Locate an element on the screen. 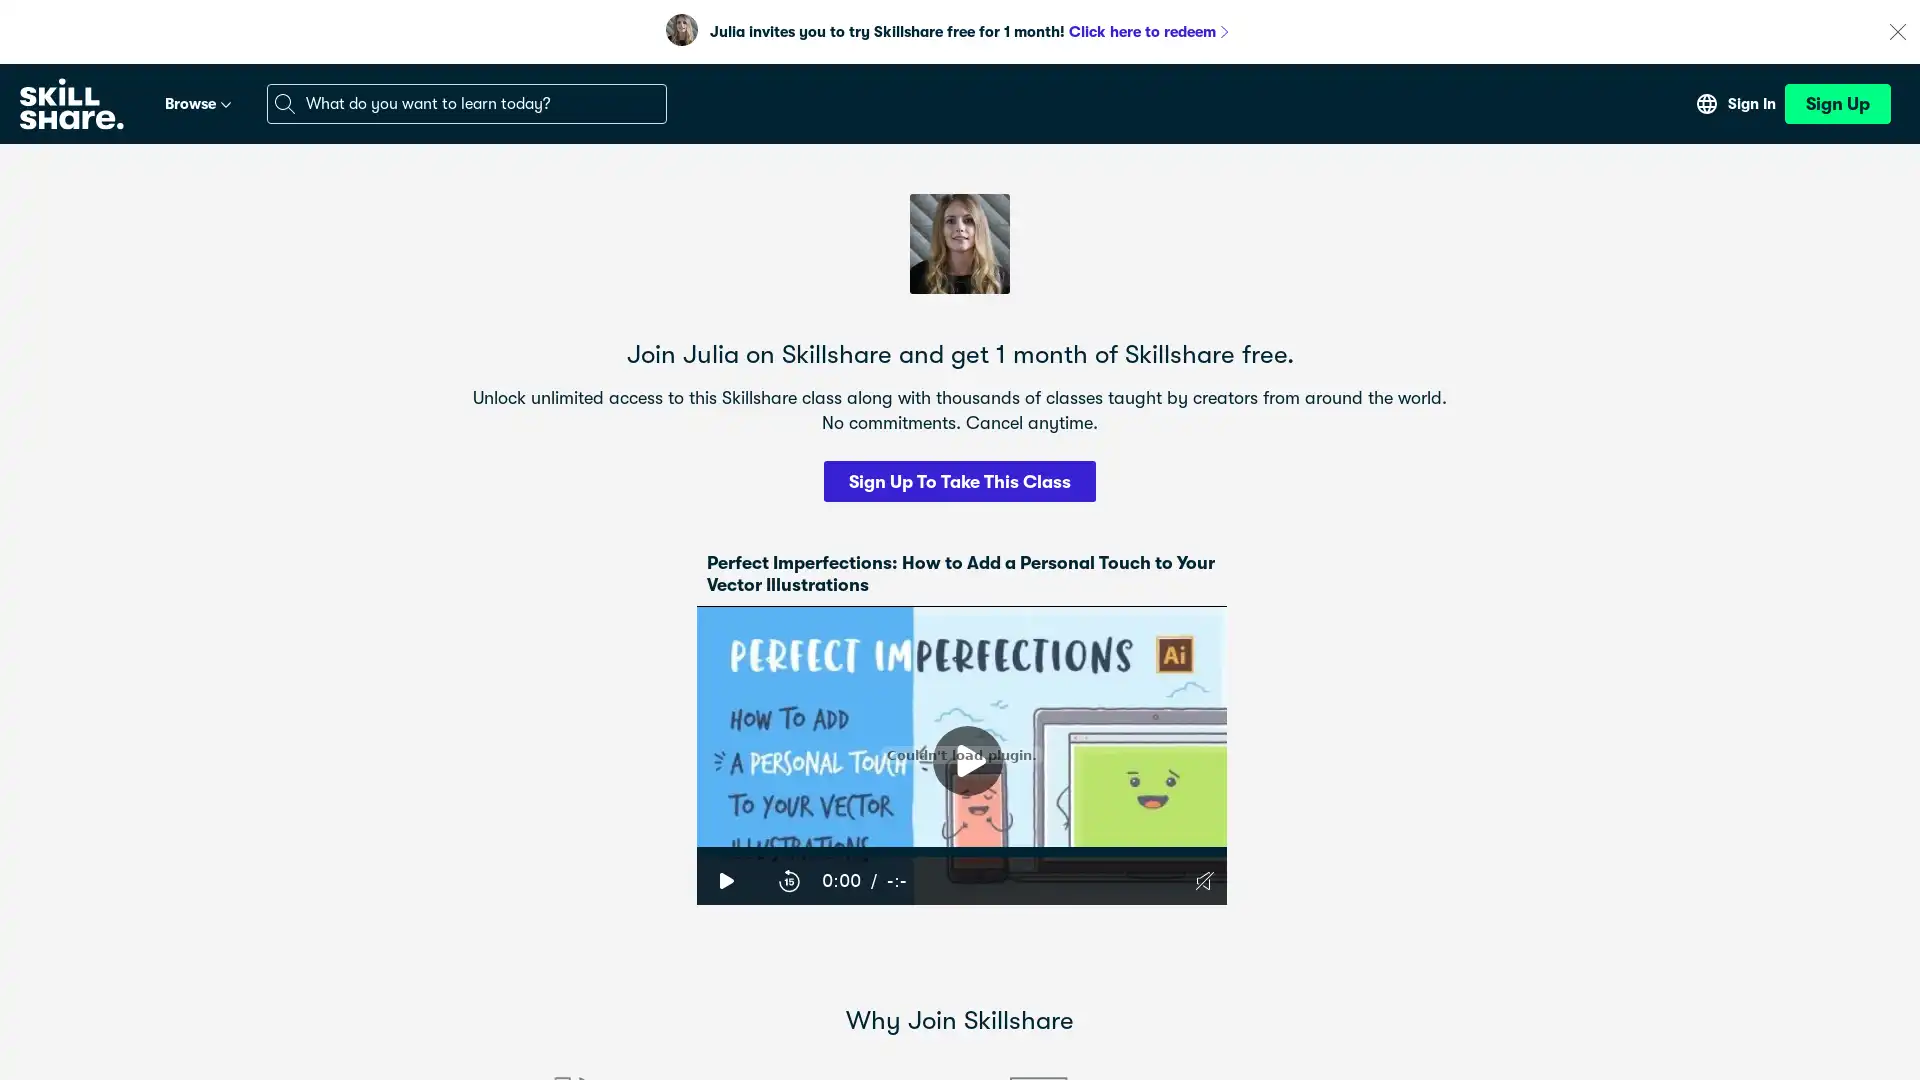 This screenshot has height=1080, width=1920. 15-Second Rewind is located at coordinates (788, 878).